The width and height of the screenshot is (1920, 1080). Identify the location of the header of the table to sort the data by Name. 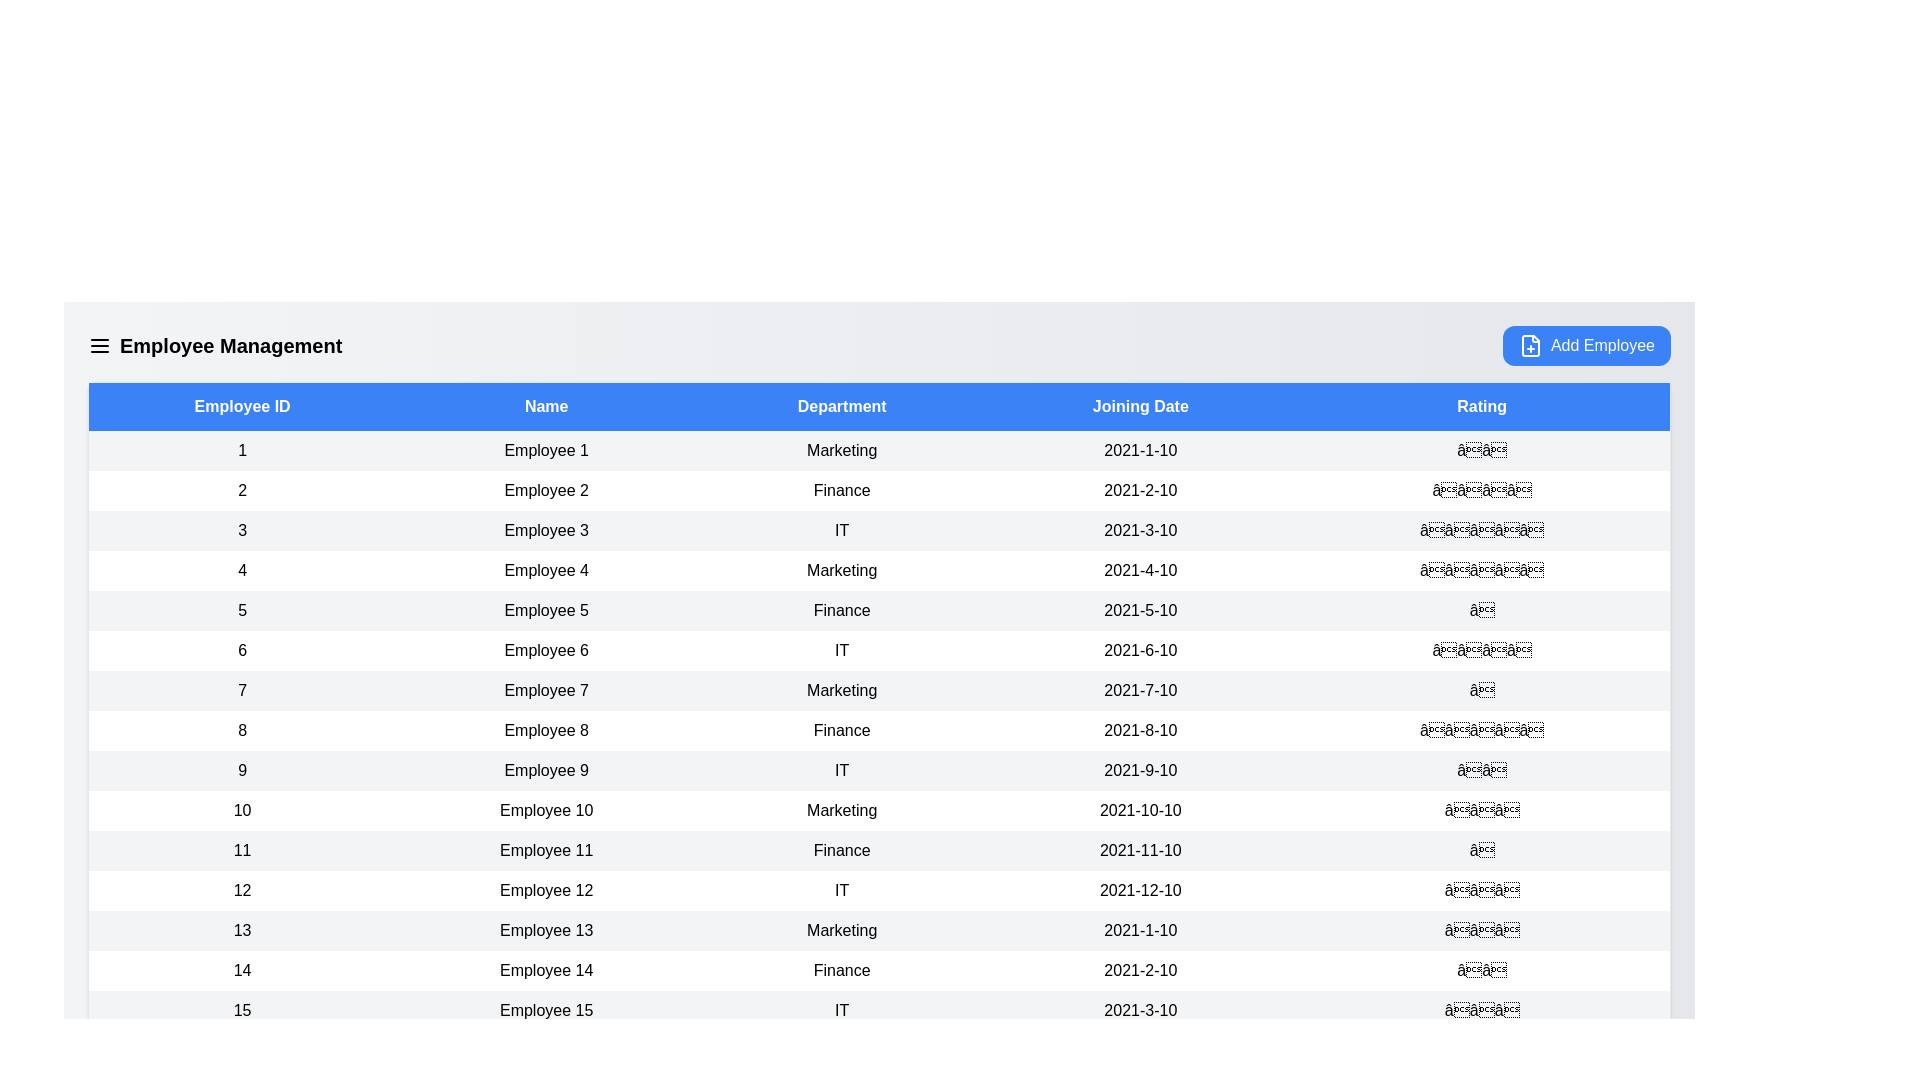
(546, 406).